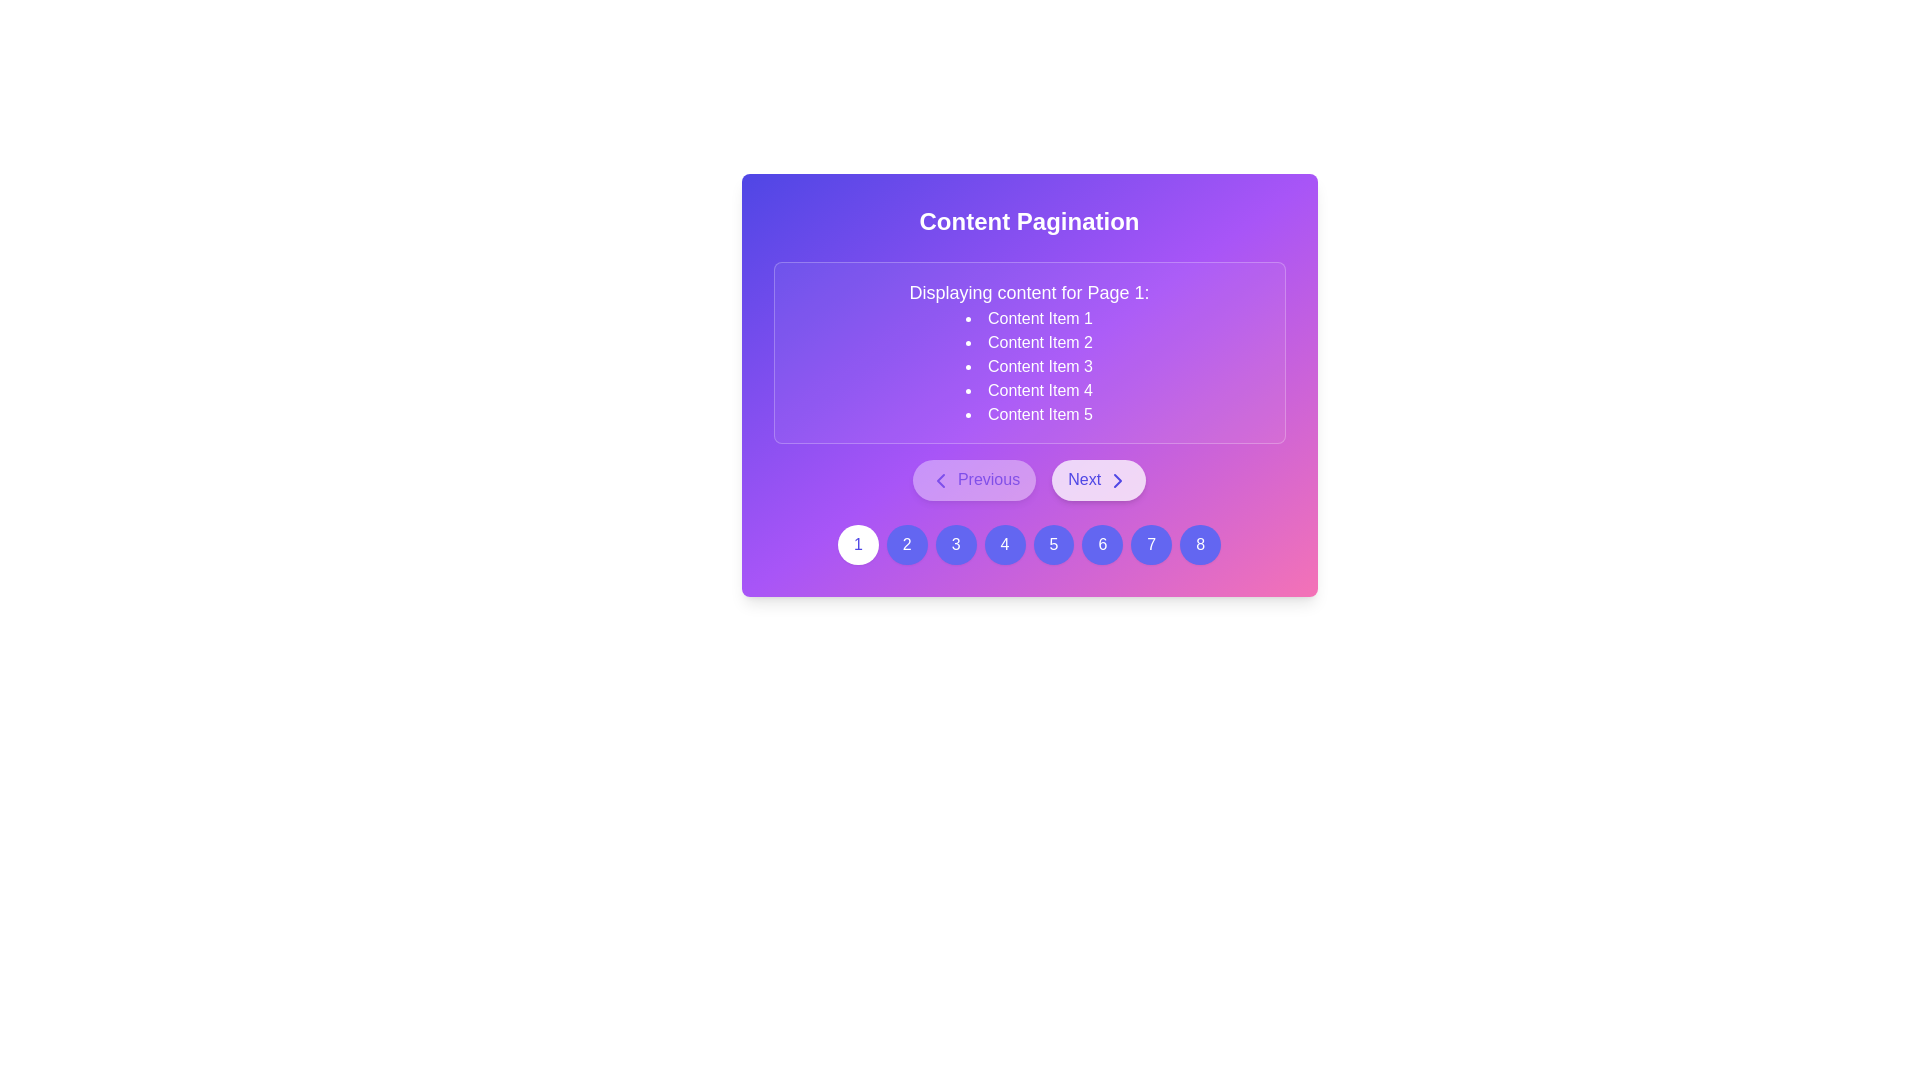 This screenshot has height=1080, width=1920. I want to click on the text element labeled 'Content Item 3', which is styled in white and part of a vertically aligned list on a purple background, so click(1029, 366).